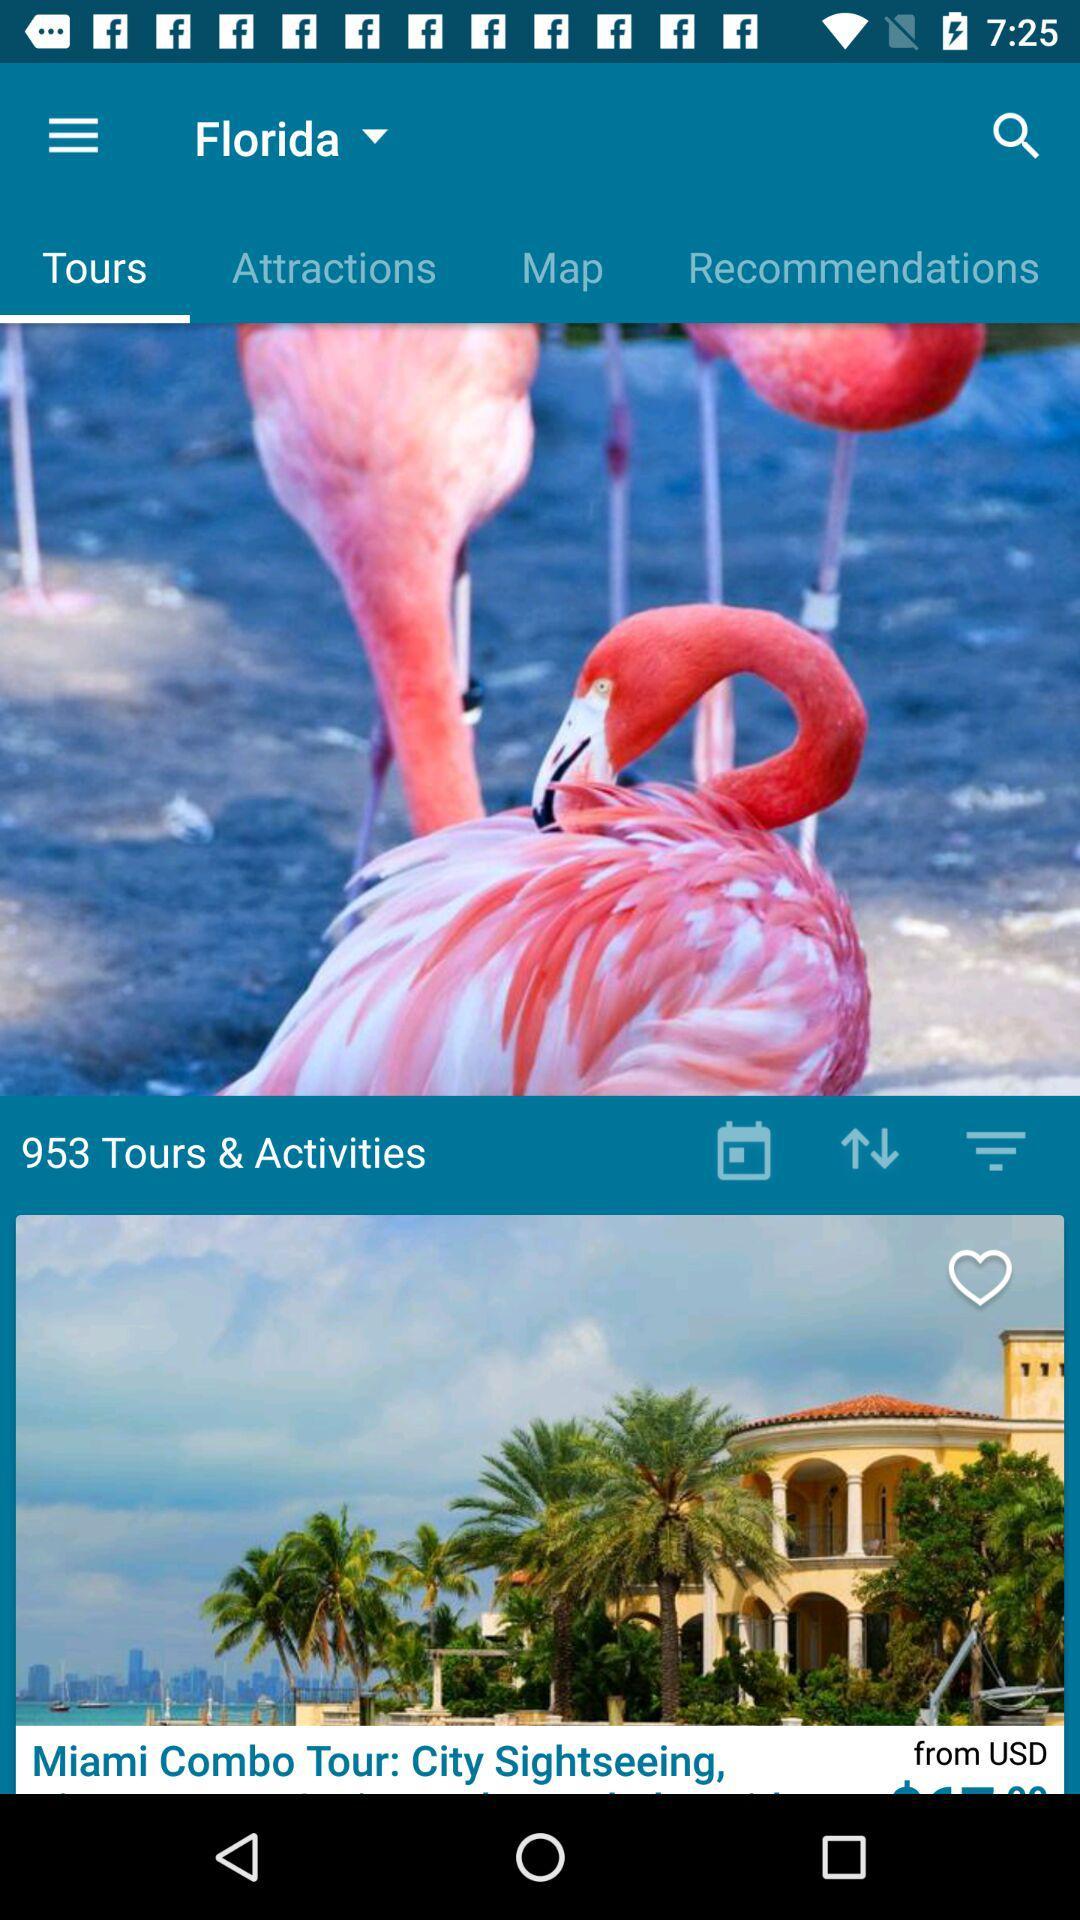  I want to click on heart sympol buttton, so click(1001, 1276).